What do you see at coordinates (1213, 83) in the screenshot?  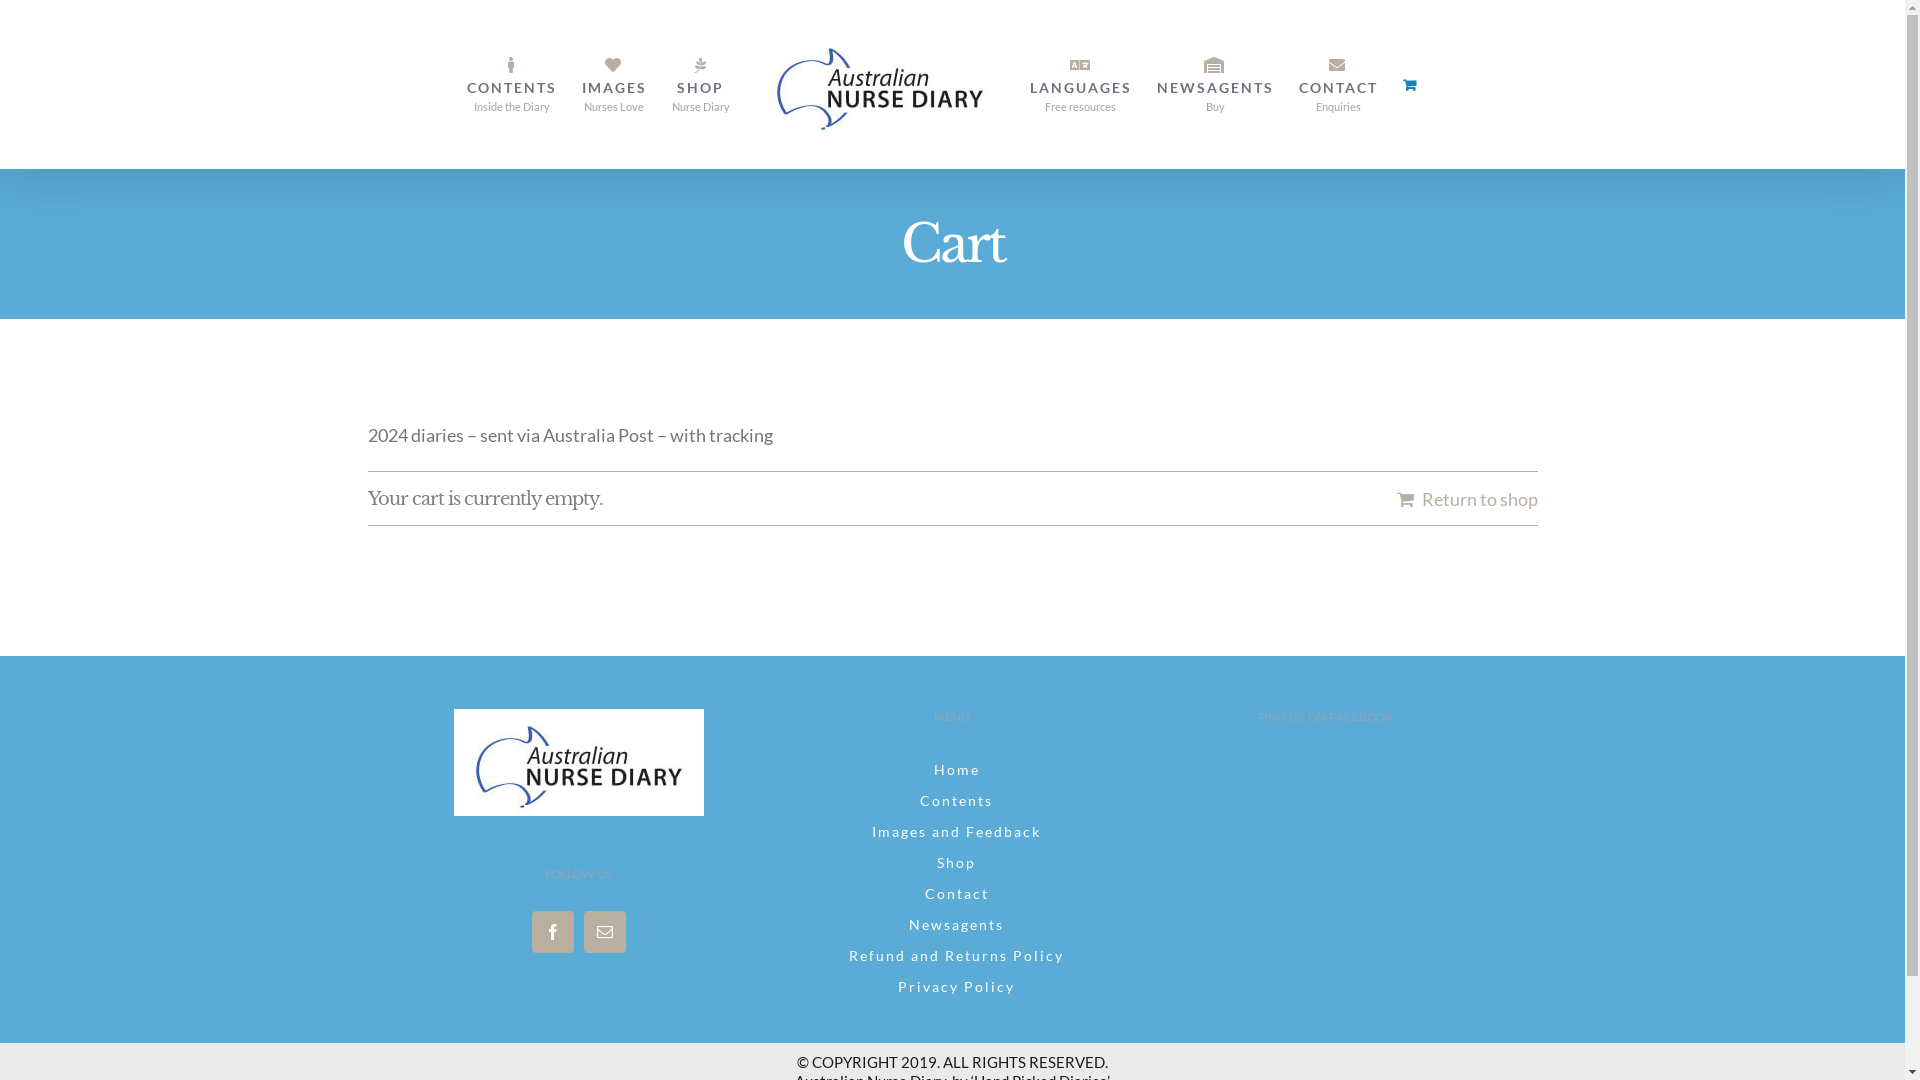 I see `'NEWSAGENTS` at bounding box center [1213, 83].